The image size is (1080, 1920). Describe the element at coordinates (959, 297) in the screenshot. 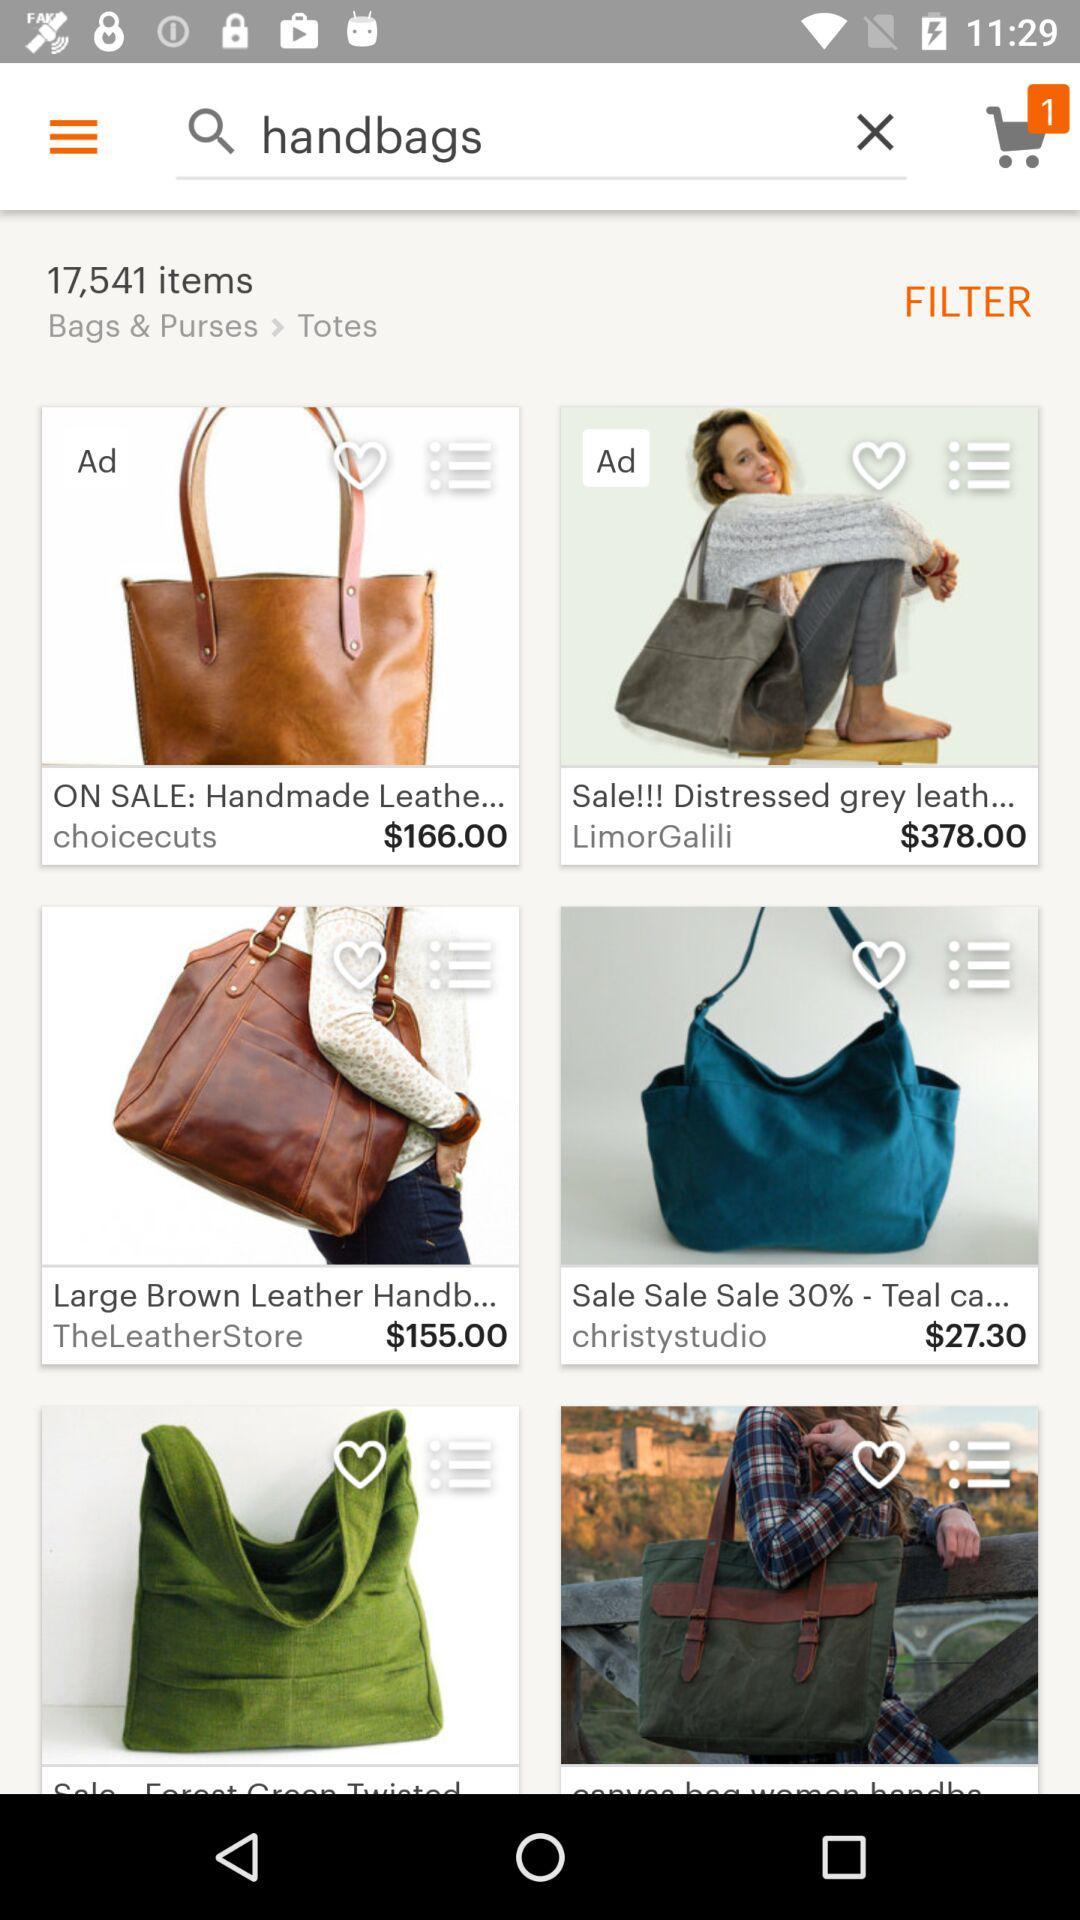

I see `filter icon` at that location.